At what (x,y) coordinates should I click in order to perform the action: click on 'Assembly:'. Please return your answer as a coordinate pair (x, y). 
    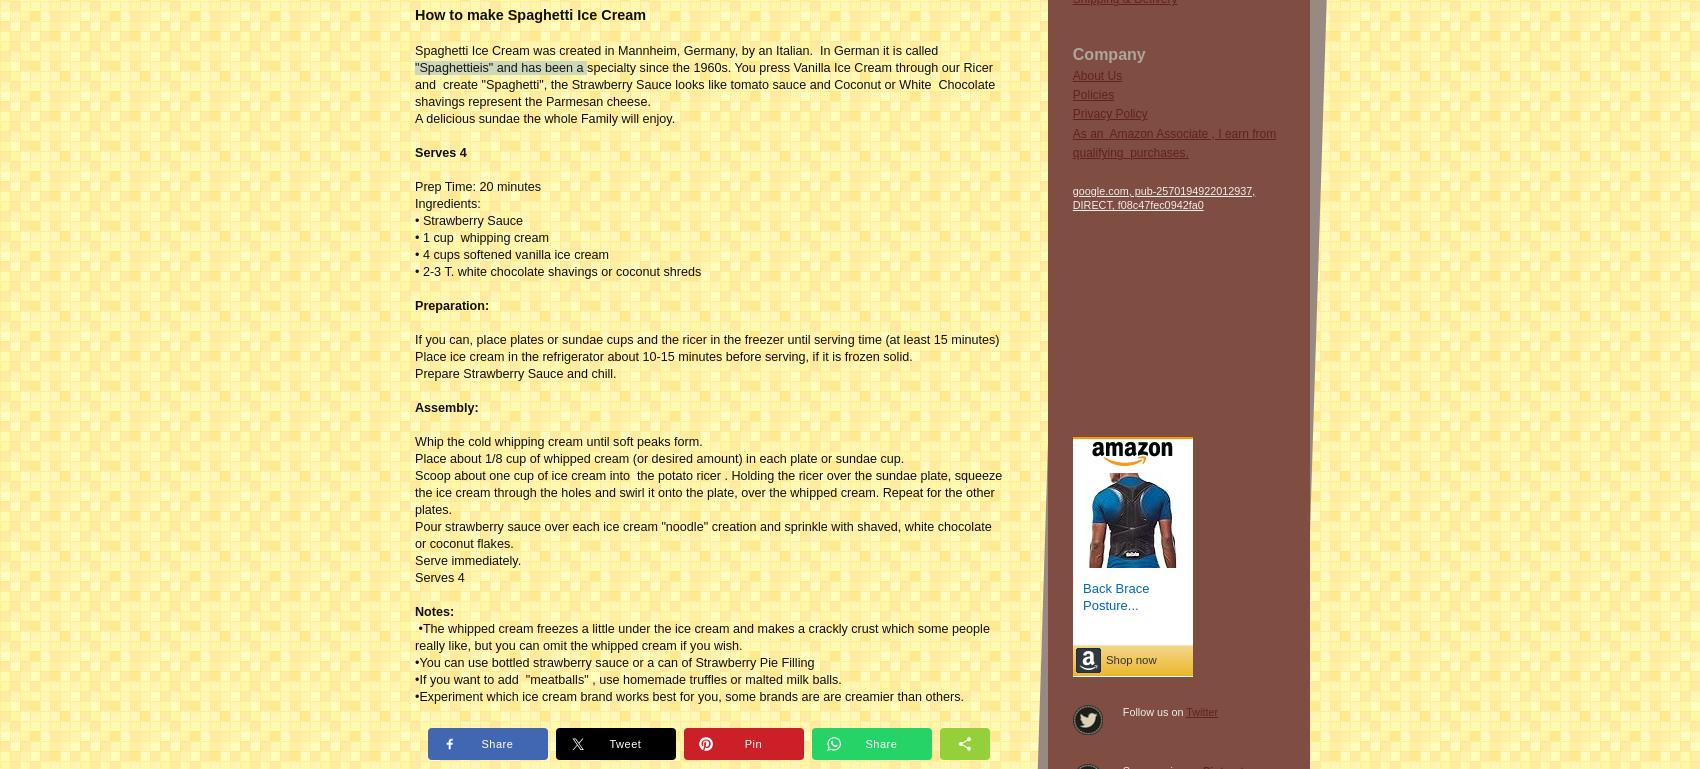
    Looking at the image, I should click on (446, 407).